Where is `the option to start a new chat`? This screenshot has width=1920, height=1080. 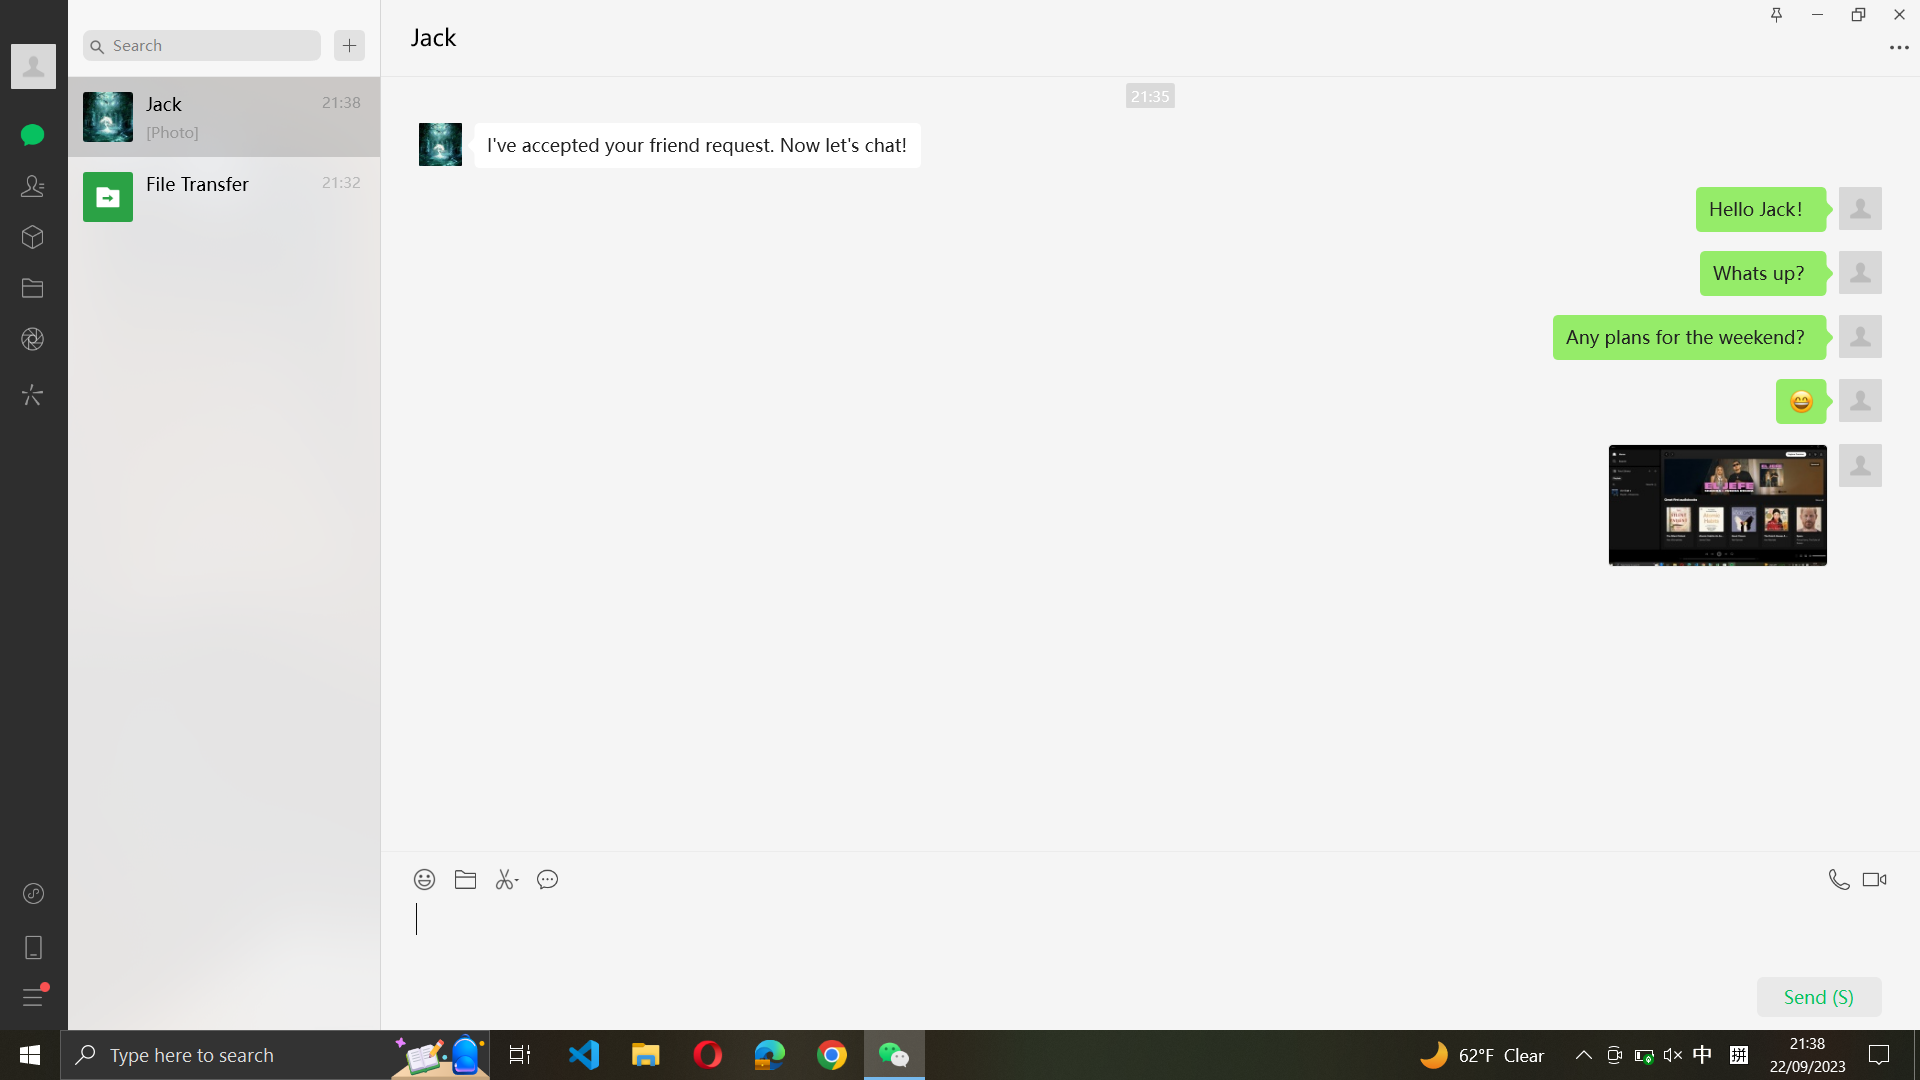
the option to start a new chat is located at coordinates (349, 45).